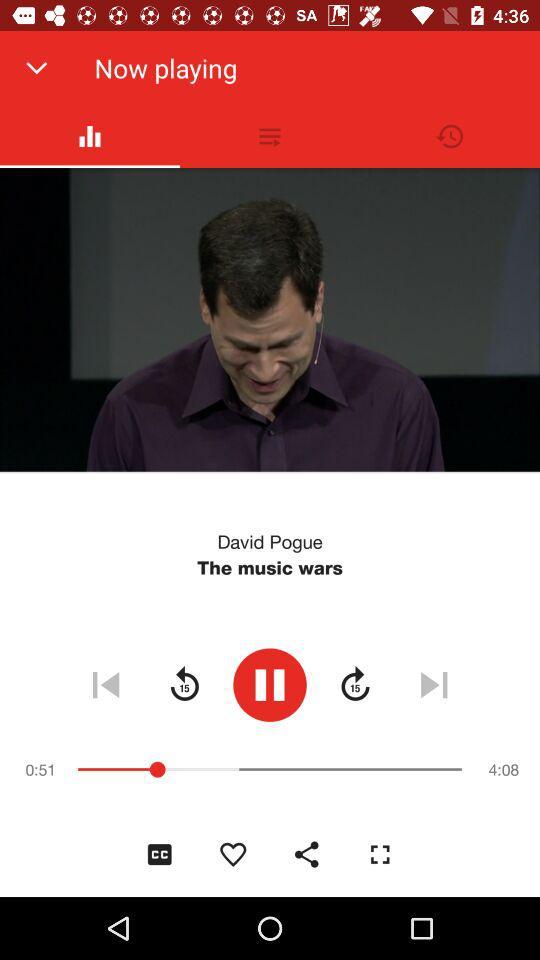  What do you see at coordinates (232, 853) in the screenshot?
I see `the favorite icon` at bounding box center [232, 853].